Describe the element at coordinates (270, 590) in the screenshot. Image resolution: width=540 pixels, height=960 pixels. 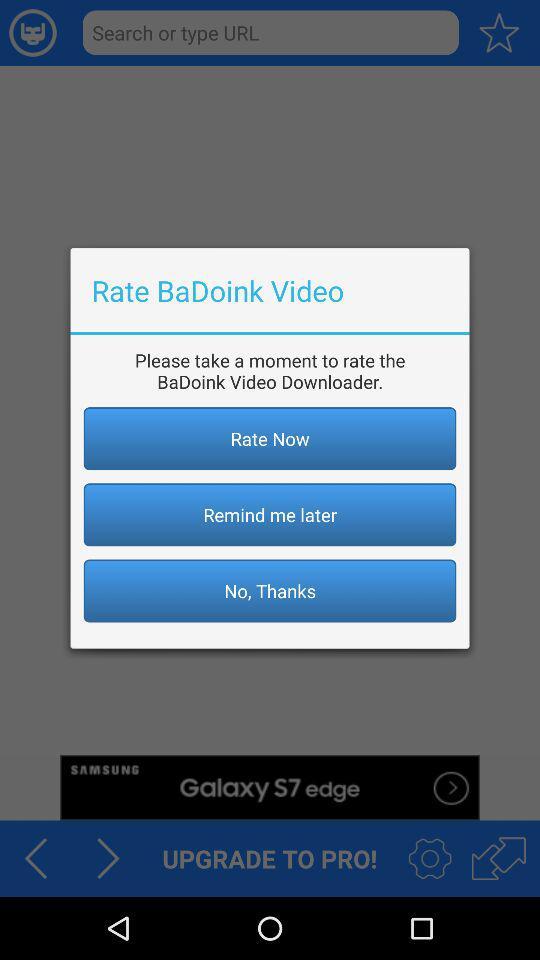
I see `item below the remind me later button` at that location.